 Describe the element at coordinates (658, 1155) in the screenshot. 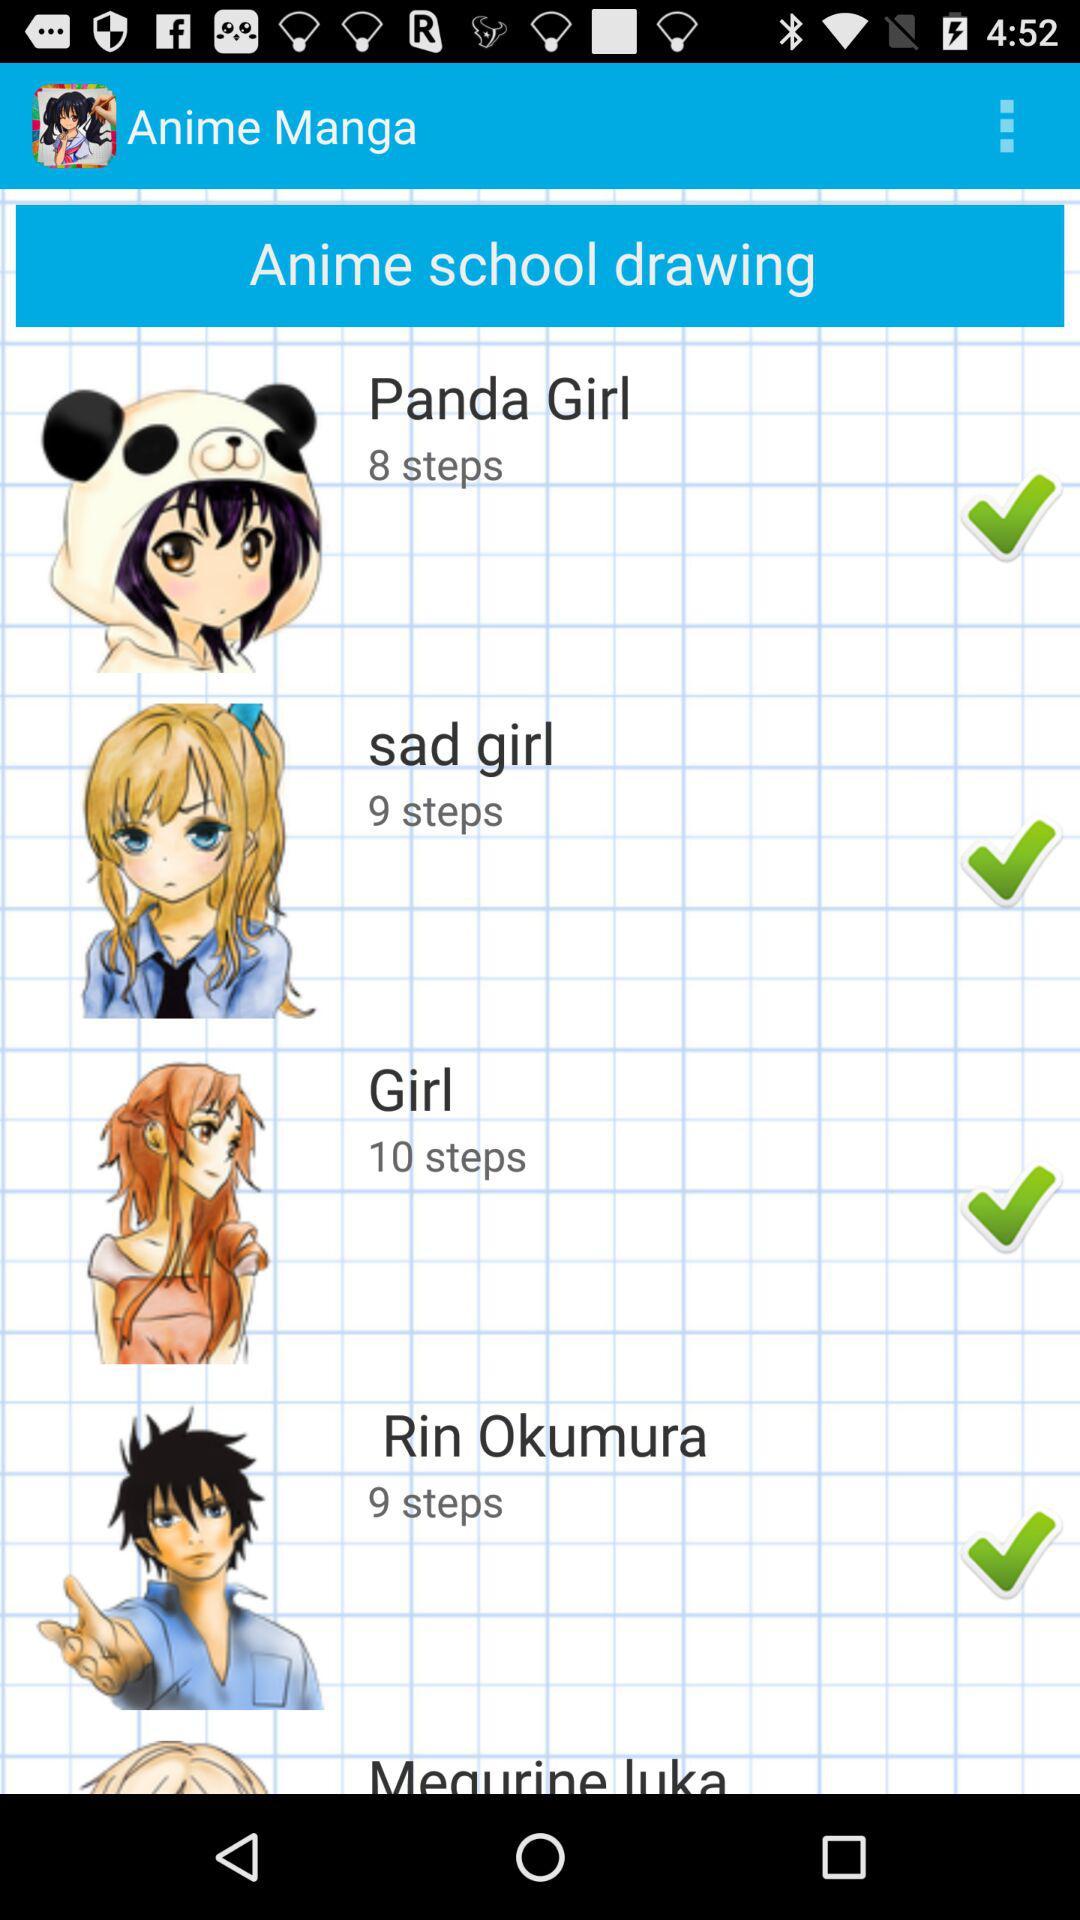

I see `10 steps icon` at that location.